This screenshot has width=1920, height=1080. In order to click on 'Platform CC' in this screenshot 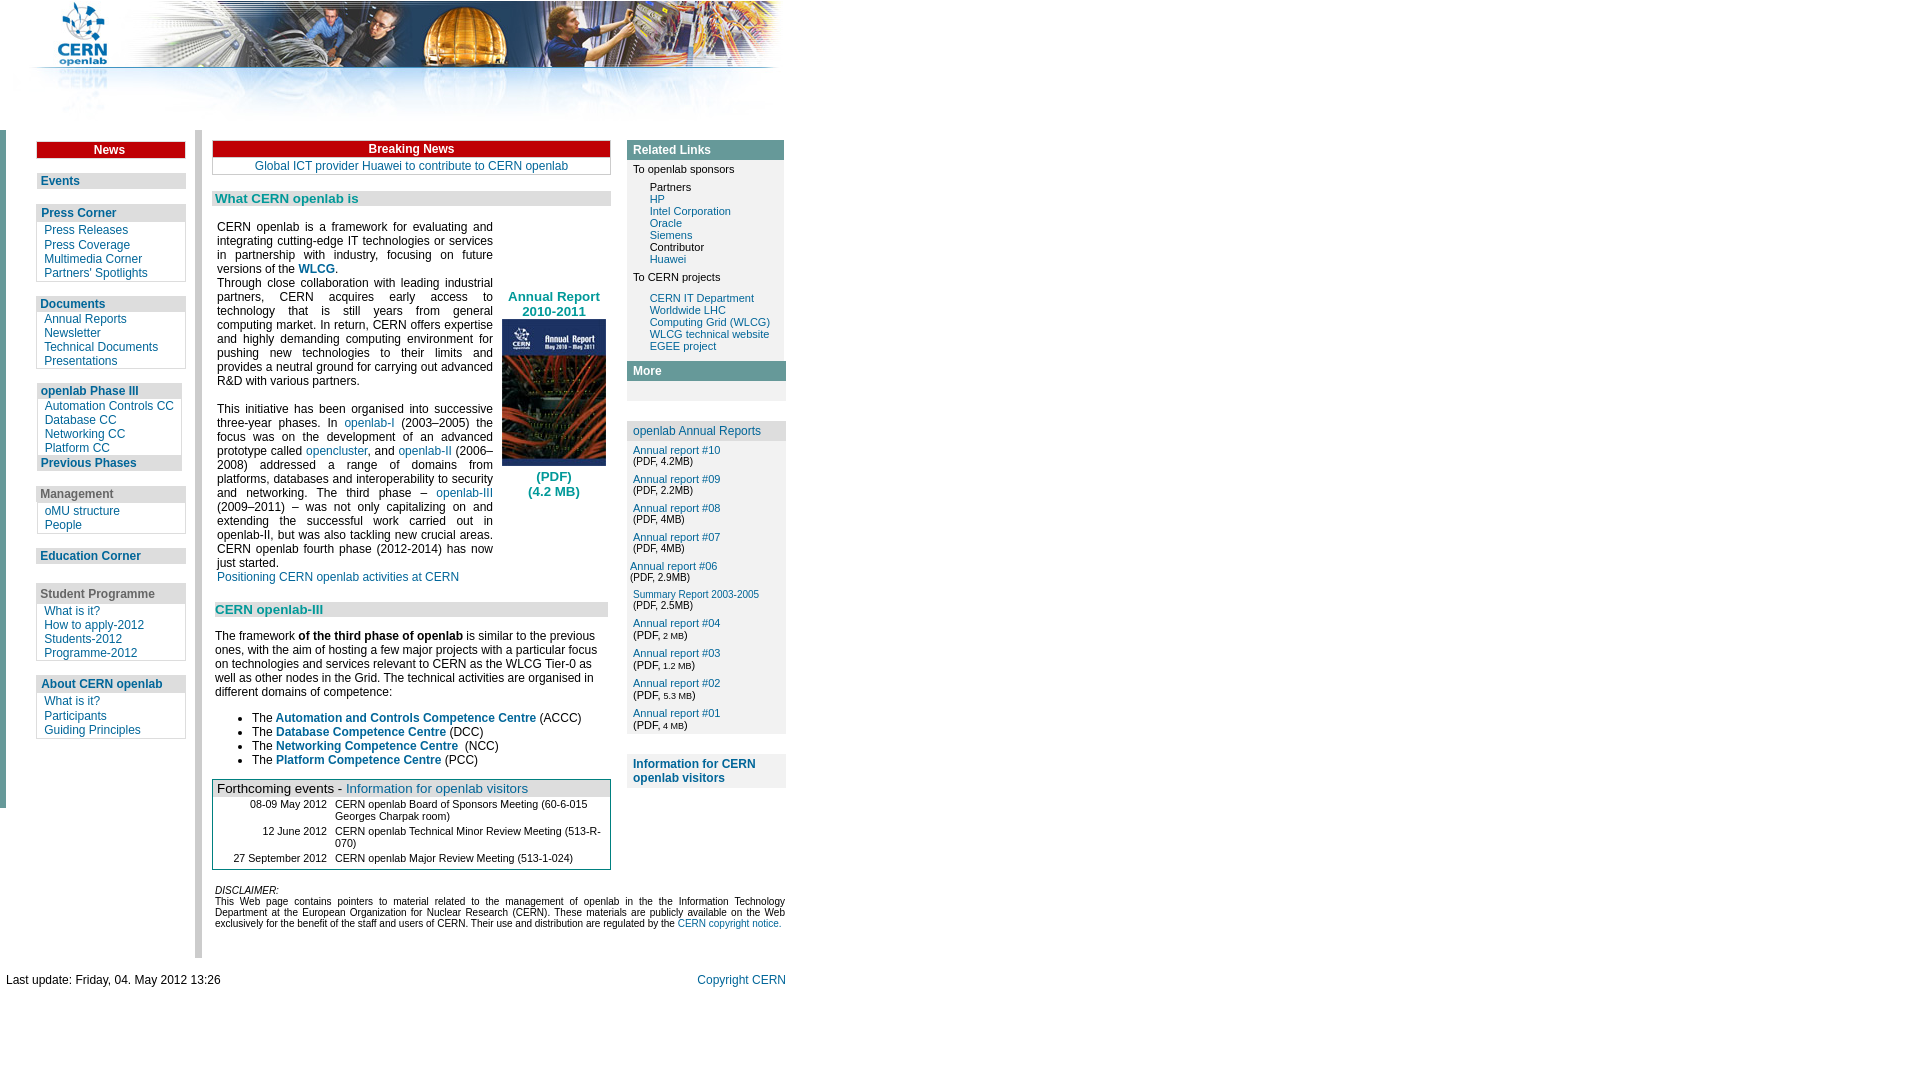, I will do `click(77, 446)`.